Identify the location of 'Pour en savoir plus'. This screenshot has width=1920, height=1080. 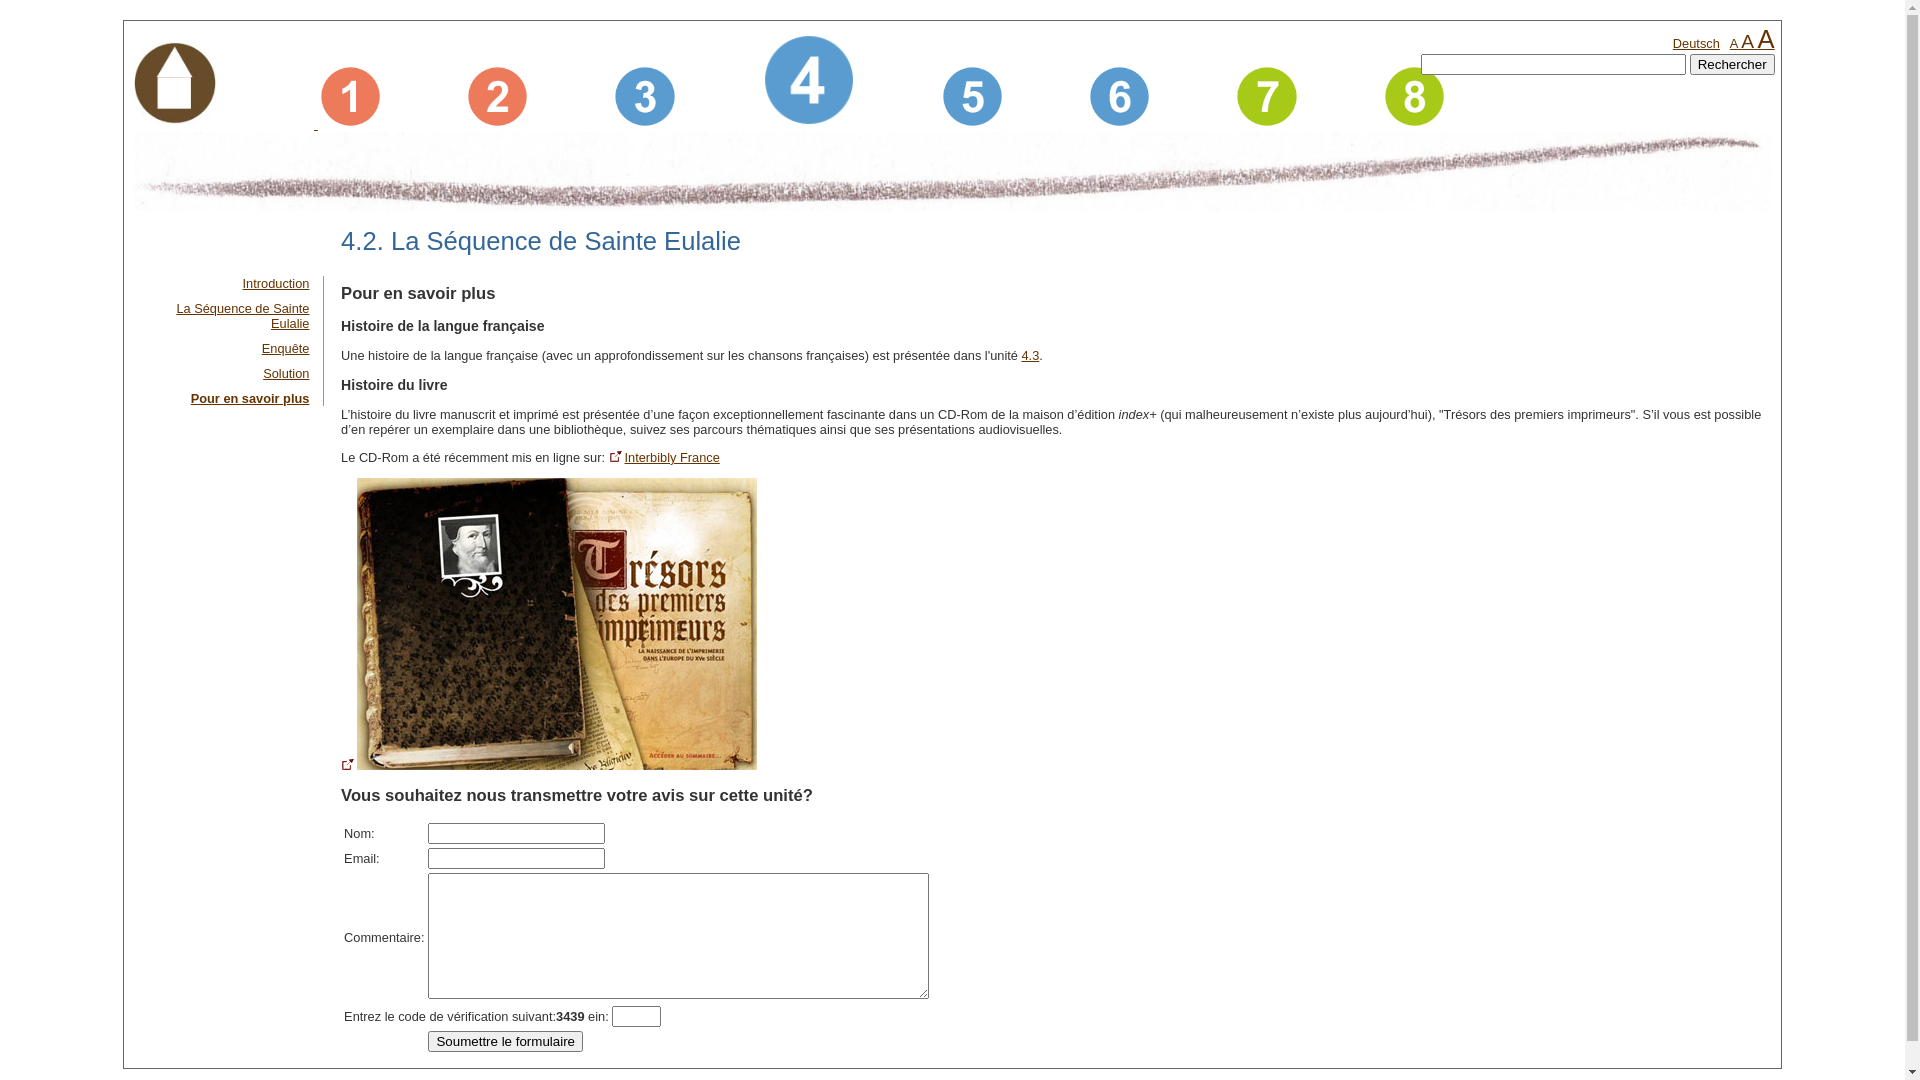
(249, 398).